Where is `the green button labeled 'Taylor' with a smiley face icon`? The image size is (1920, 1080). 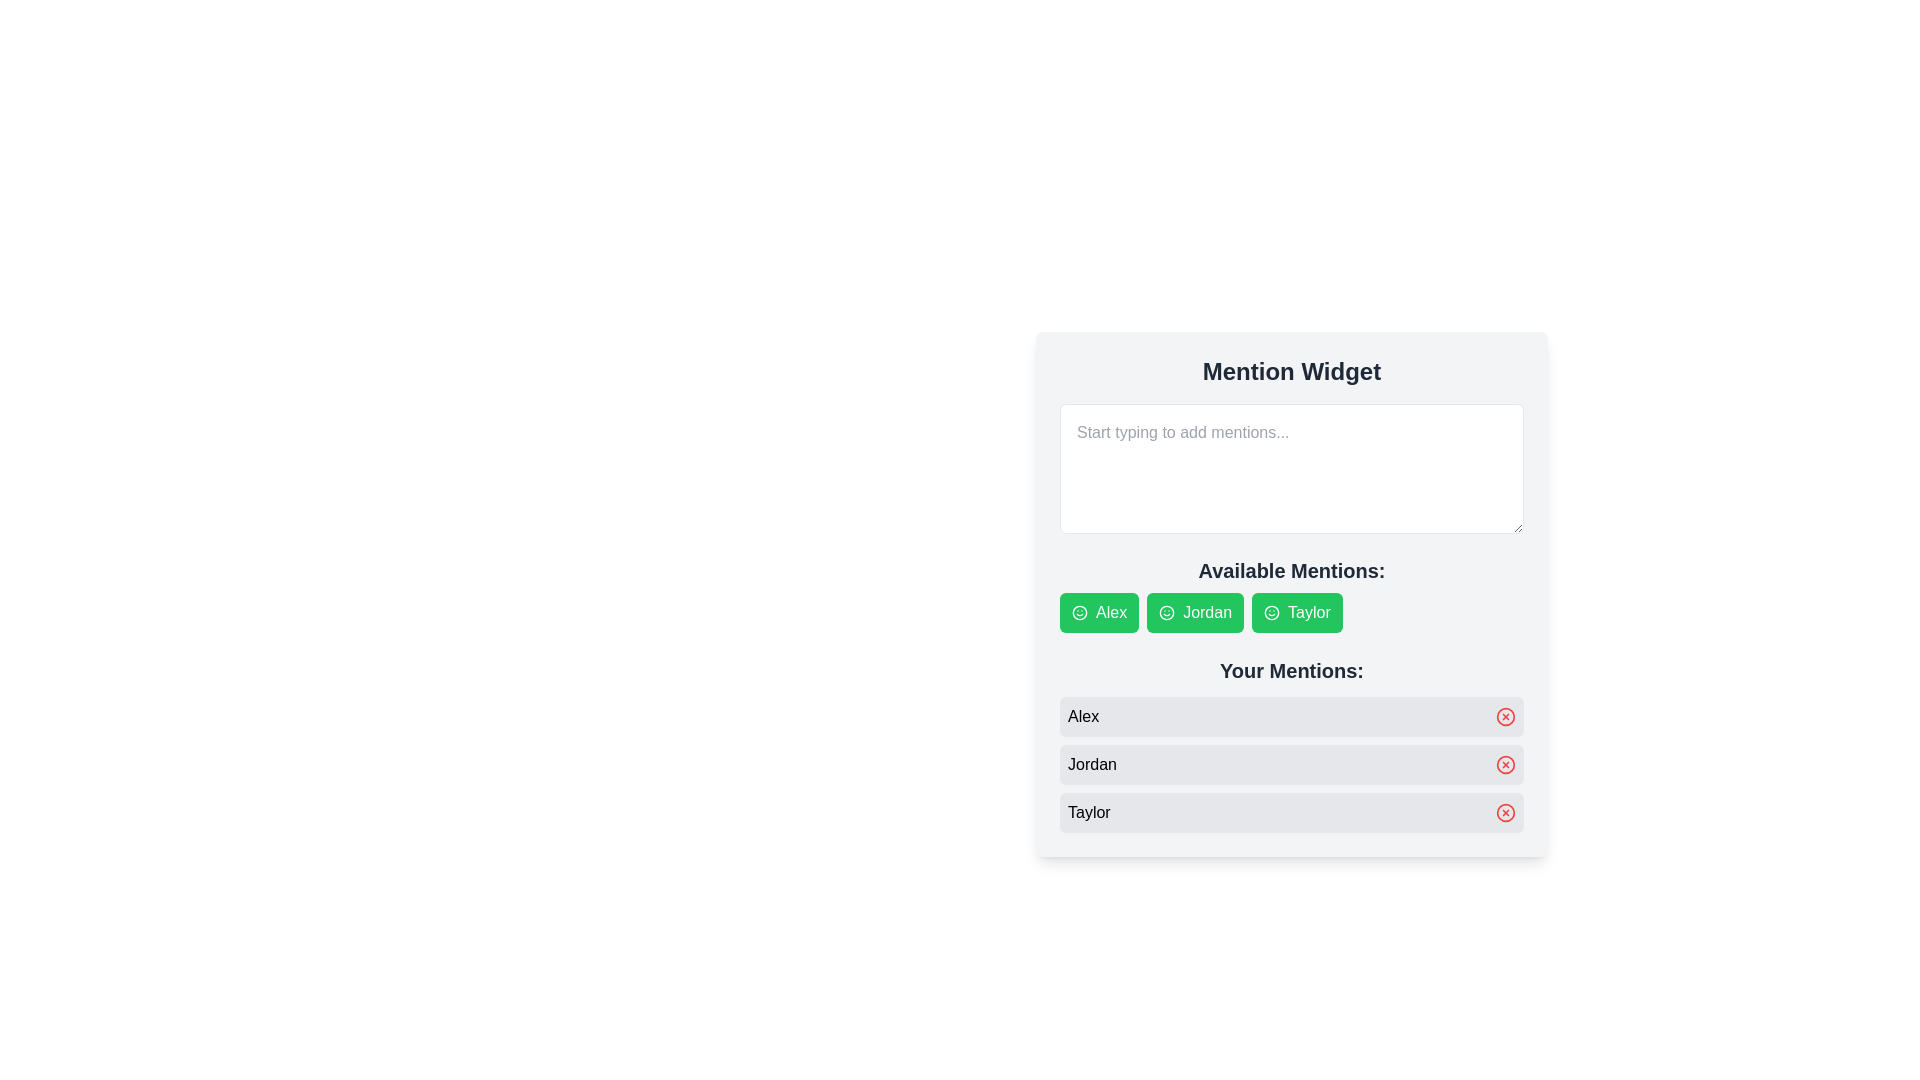
the green button labeled 'Taylor' with a smiley face icon is located at coordinates (1291, 593).